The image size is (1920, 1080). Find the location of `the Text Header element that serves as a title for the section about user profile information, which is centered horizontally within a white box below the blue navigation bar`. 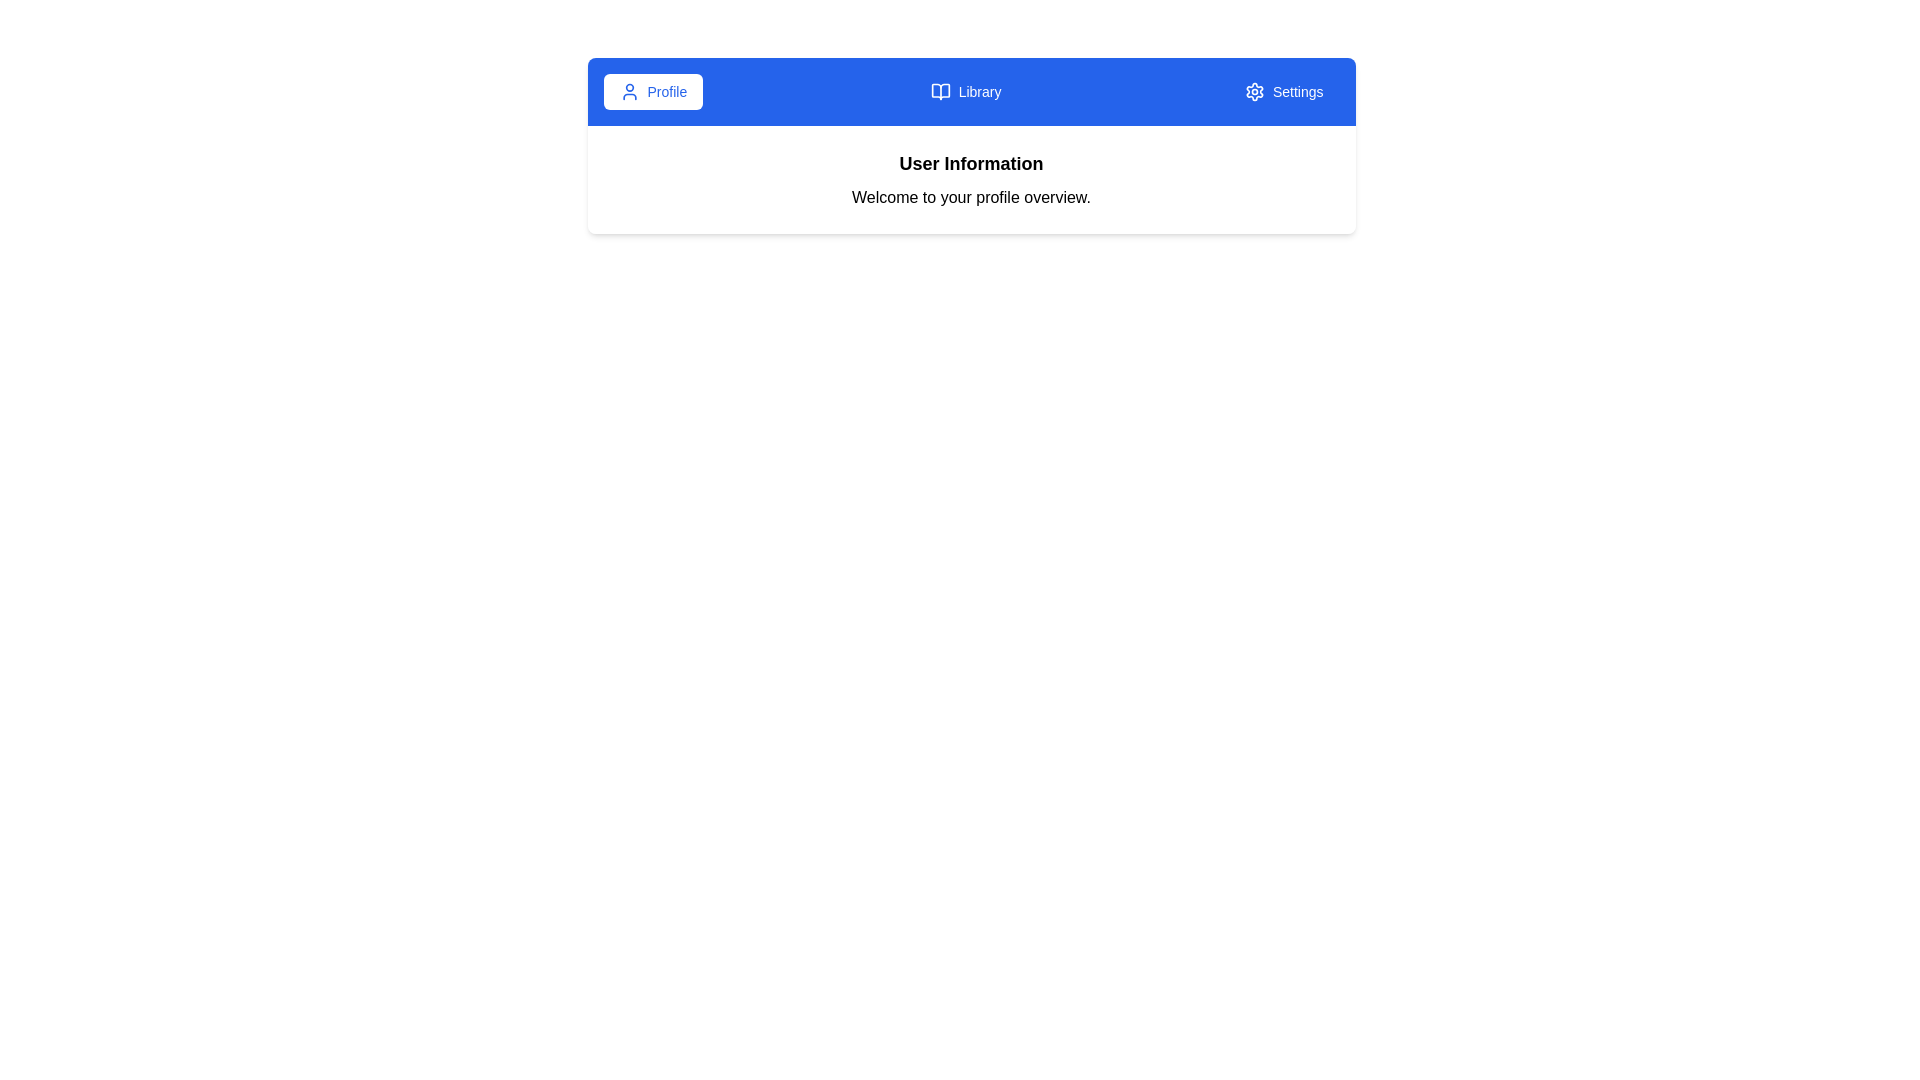

the Text Header element that serves as a title for the section about user profile information, which is centered horizontally within a white box below the blue navigation bar is located at coordinates (971, 180).